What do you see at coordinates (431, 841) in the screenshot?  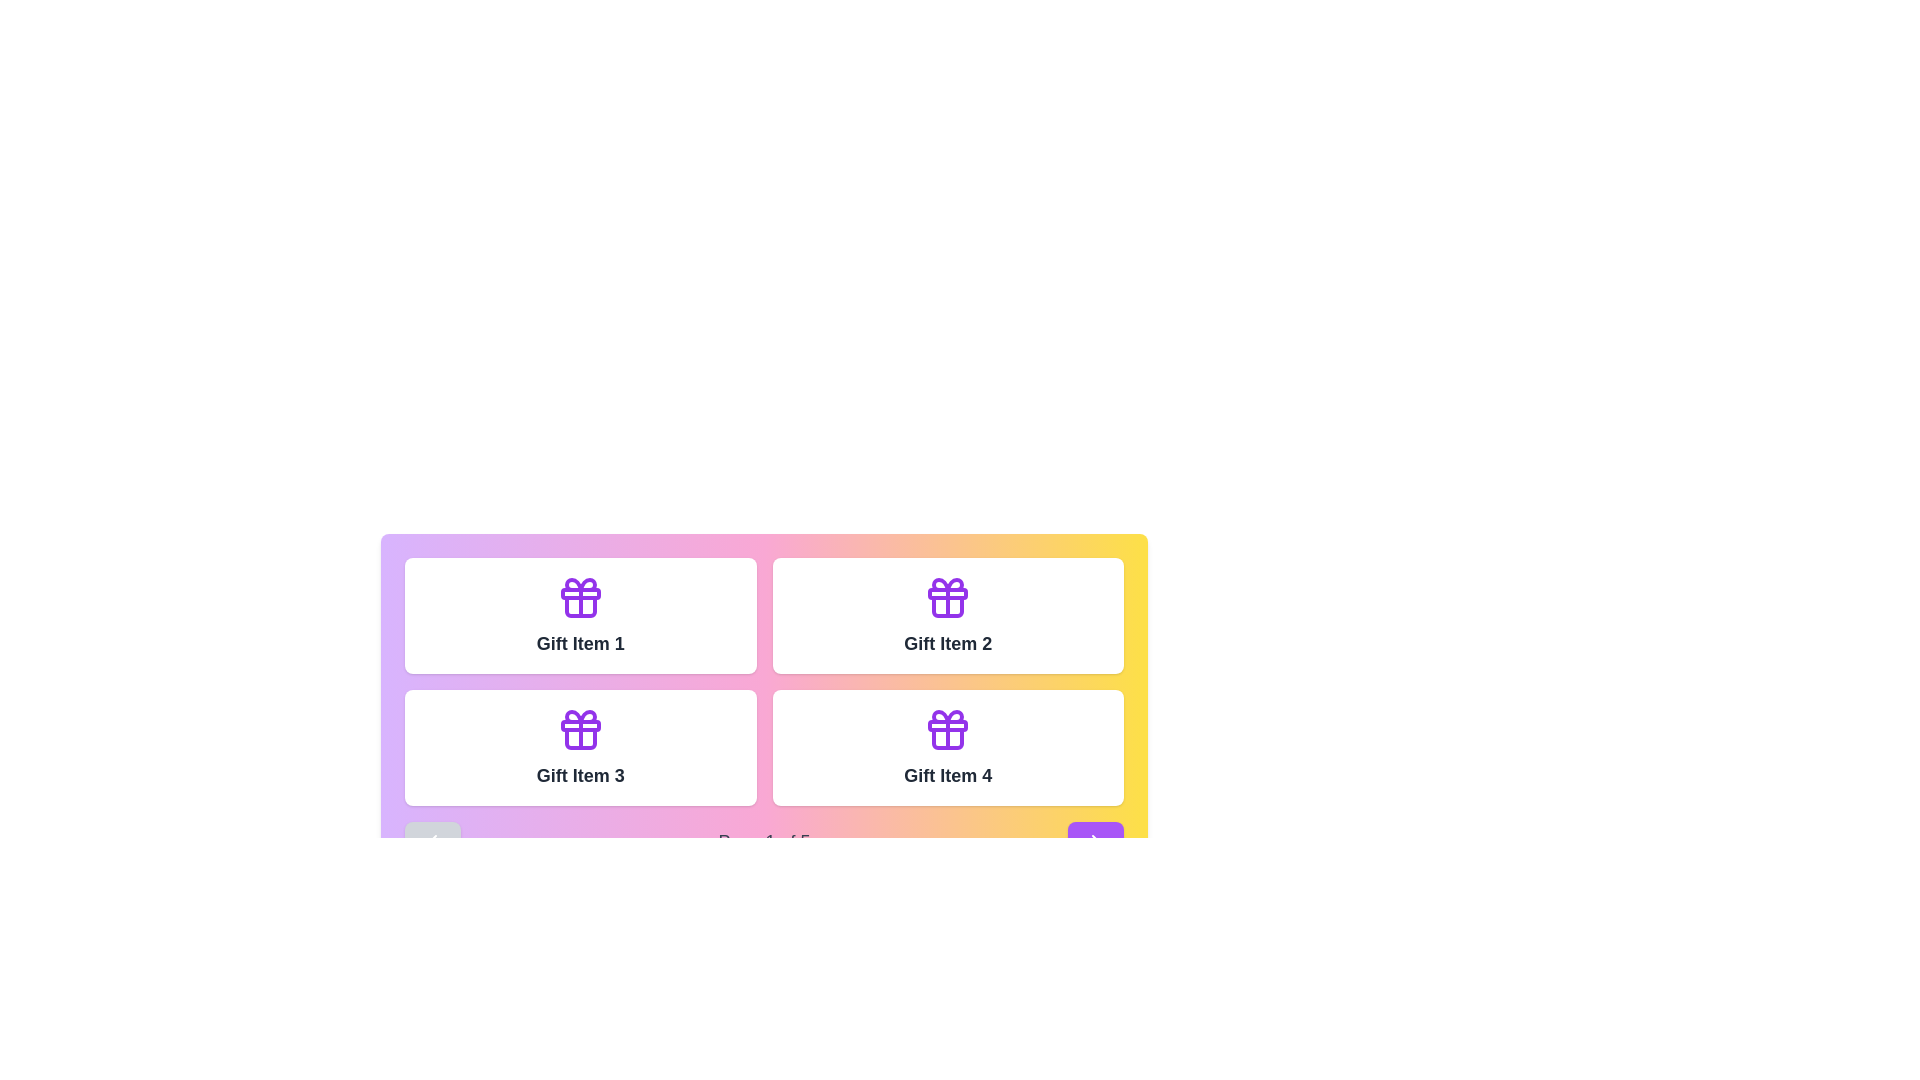 I see `the left-facing chevron arrow icon located inside a purple rectangular button with white text in the bottom left part of the interface` at bounding box center [431, 841].